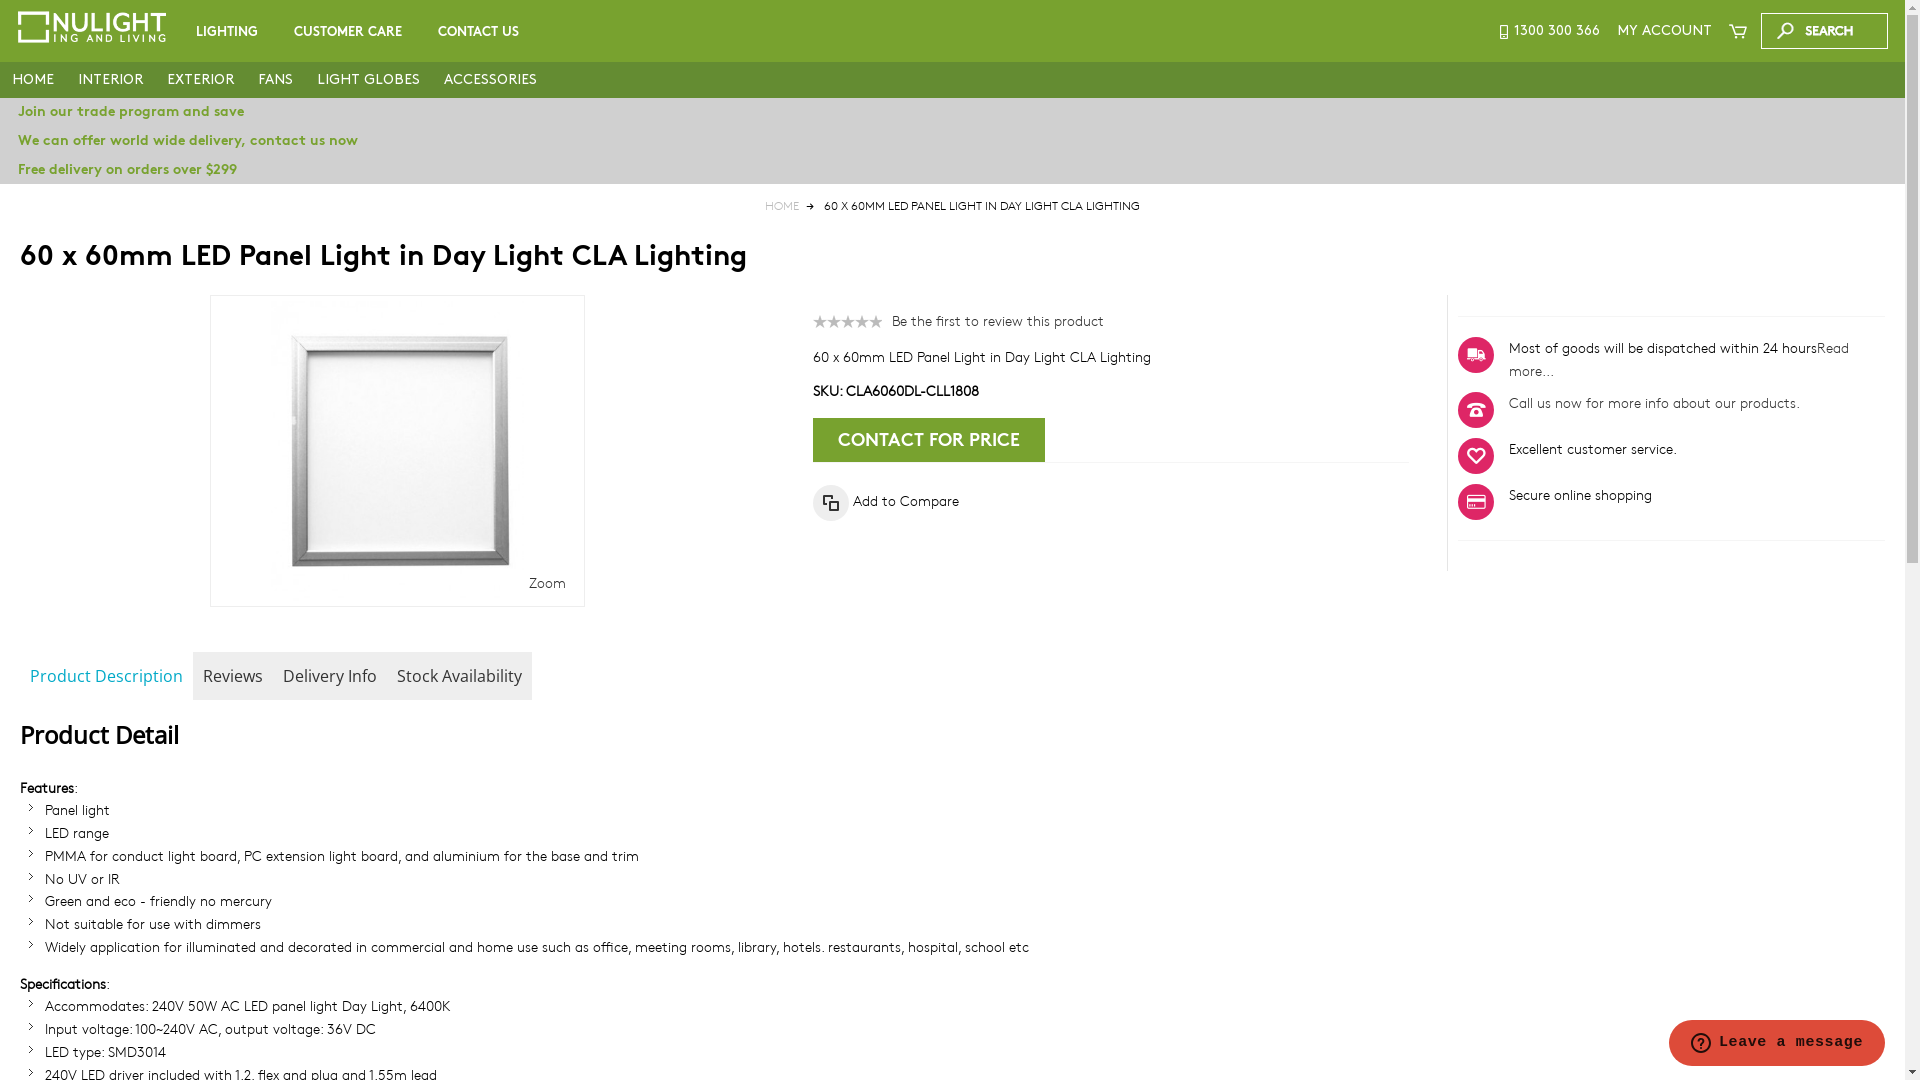  What do you see at coordinates (33, 79) in the screenshot?
I see `'HOME'` at bounding box center [33, 79].